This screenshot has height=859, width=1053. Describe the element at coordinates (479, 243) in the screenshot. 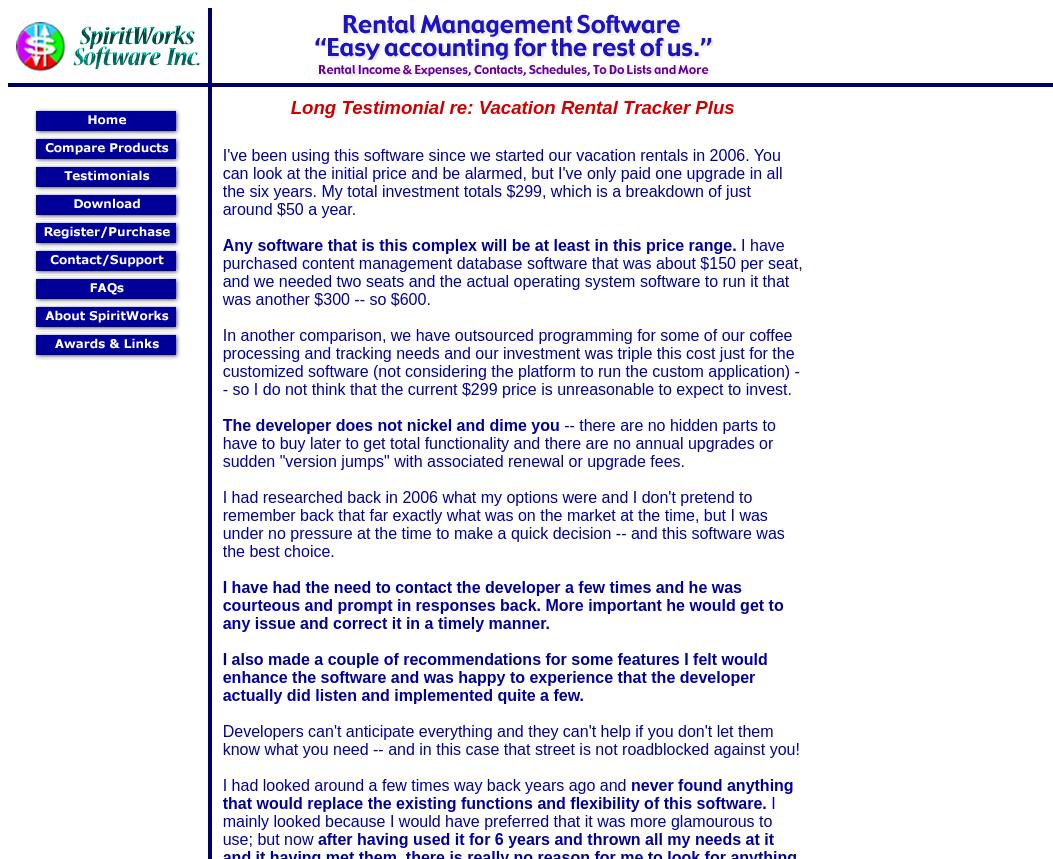

I see `'Any software that is this complex will be at least in this price range.'` at that location.